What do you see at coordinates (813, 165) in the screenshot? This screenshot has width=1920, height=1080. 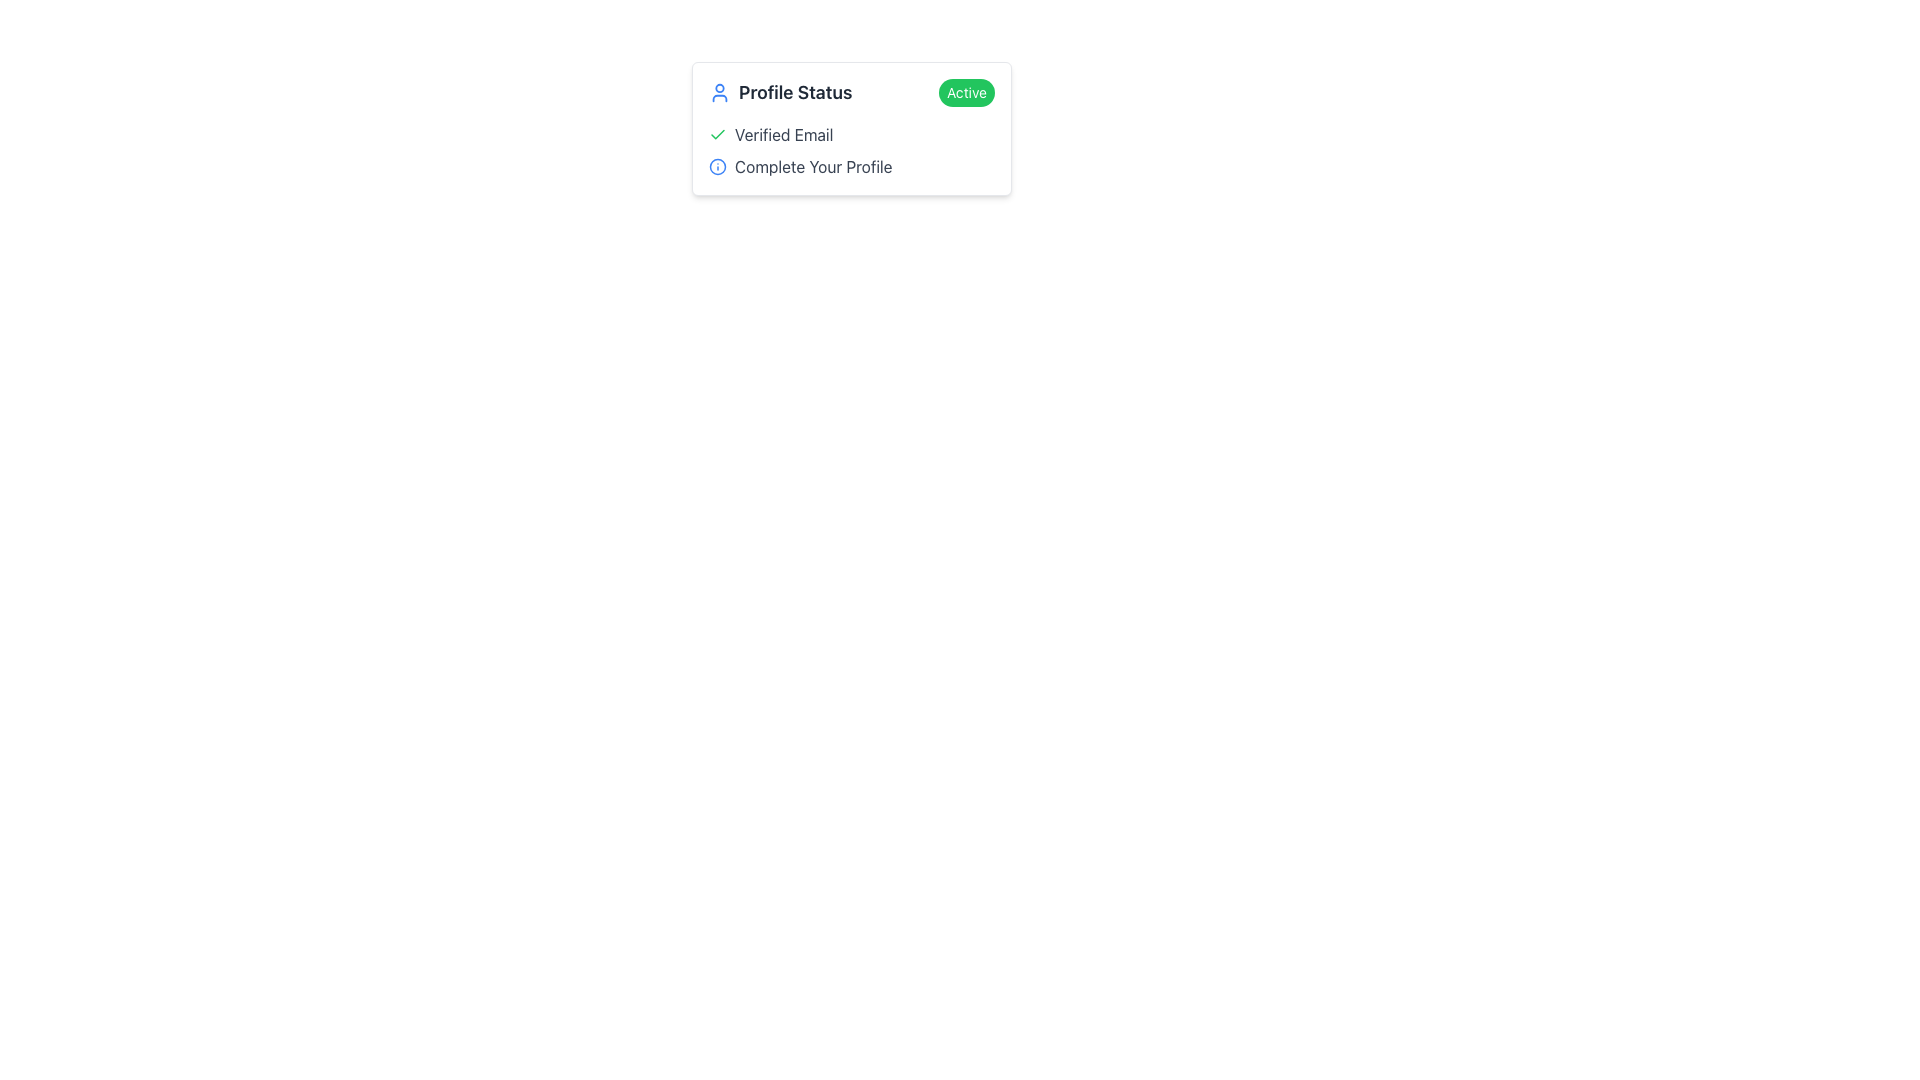 I see `the text label indicating an incomplete profile status, located to the right of the blue information icon in the 'Profile Status' card` at bounding box center [813, 165].